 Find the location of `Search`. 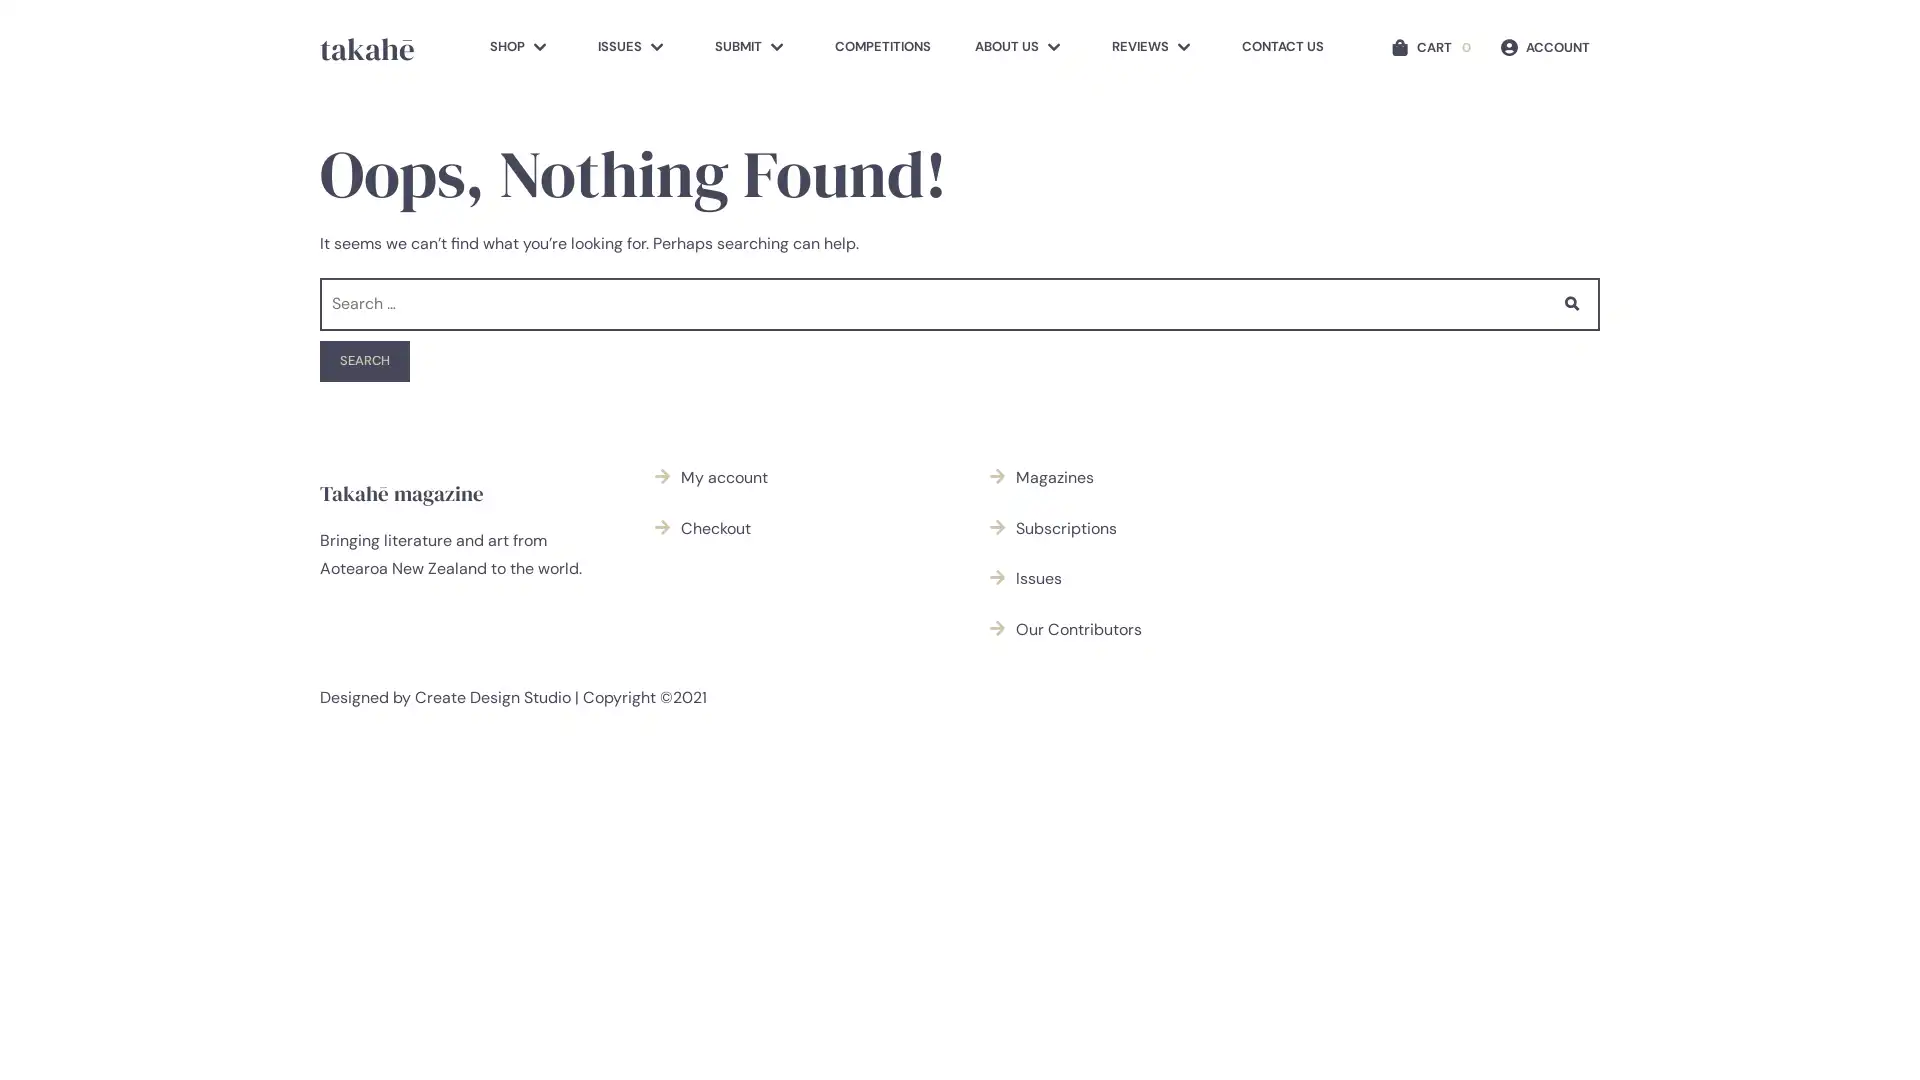

Search is located at coordinates (364, 361).